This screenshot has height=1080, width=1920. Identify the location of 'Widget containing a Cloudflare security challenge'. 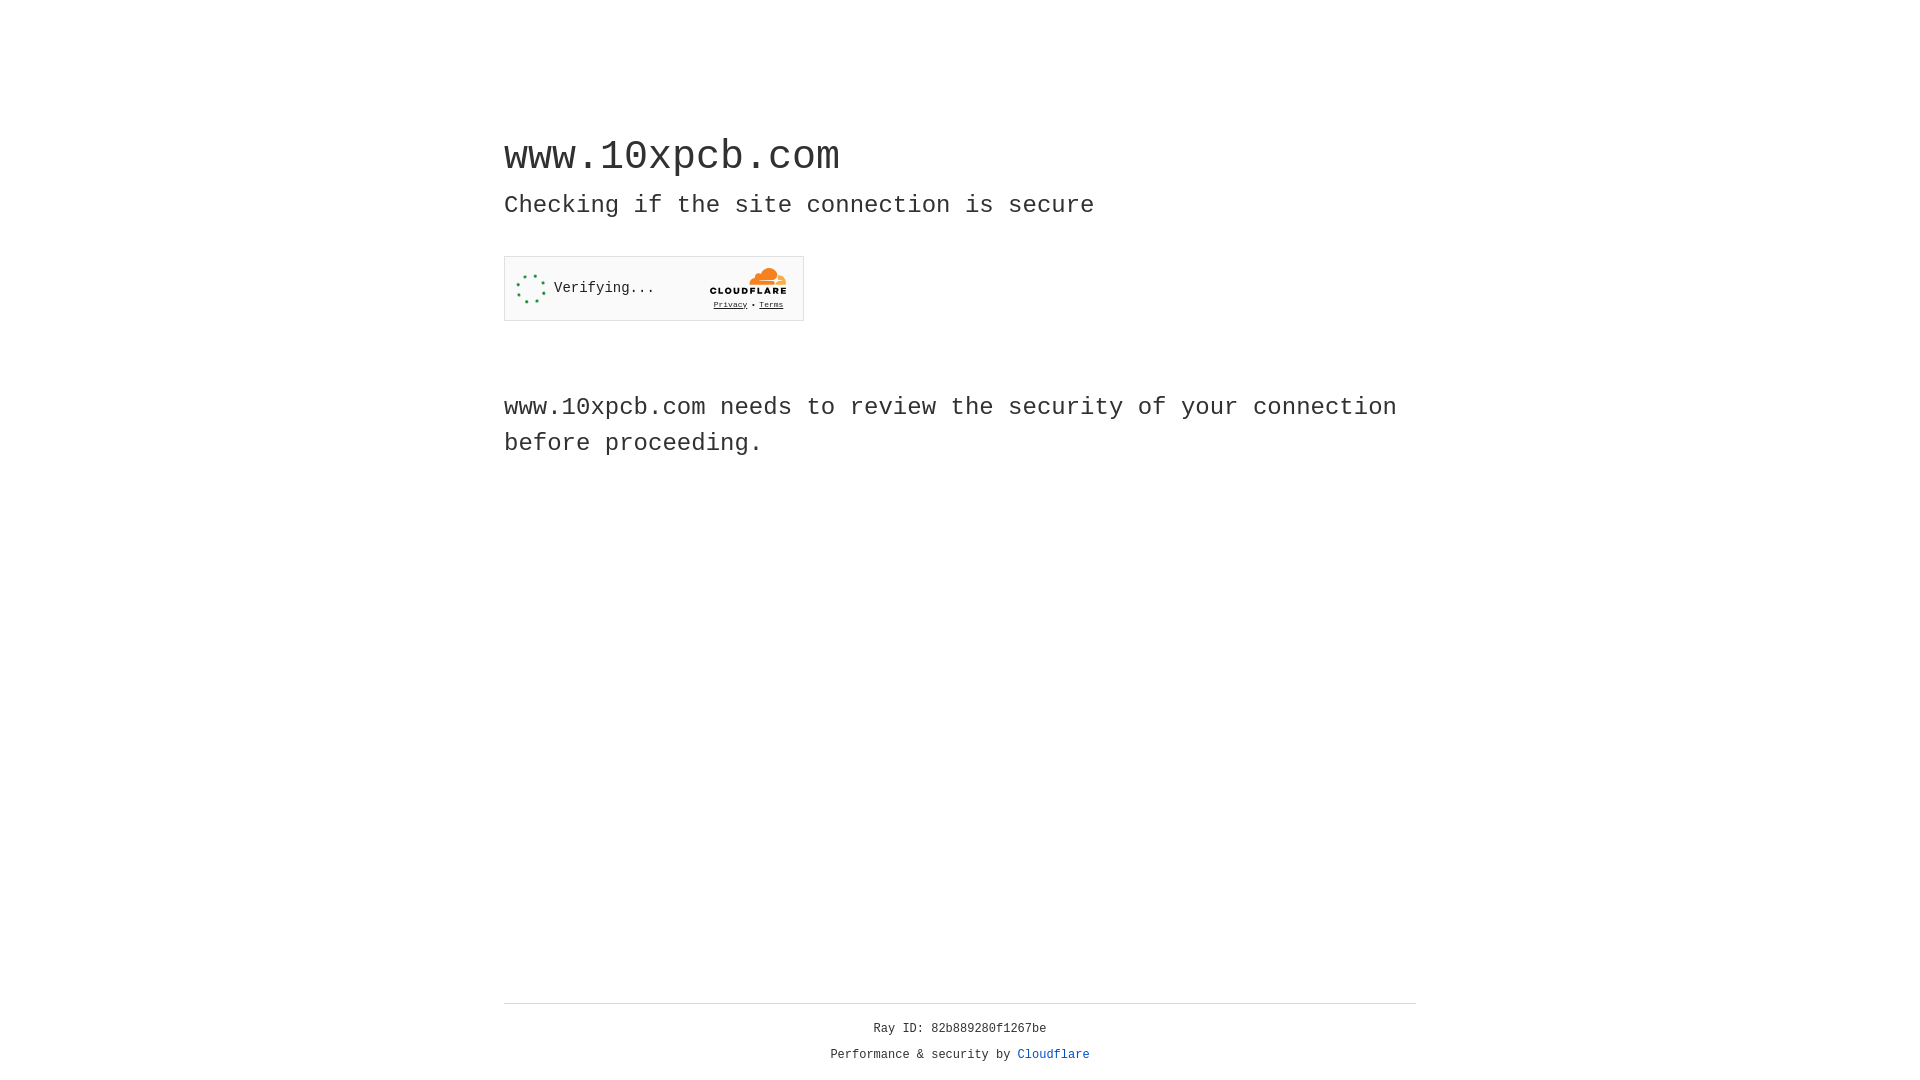
(653, 288).